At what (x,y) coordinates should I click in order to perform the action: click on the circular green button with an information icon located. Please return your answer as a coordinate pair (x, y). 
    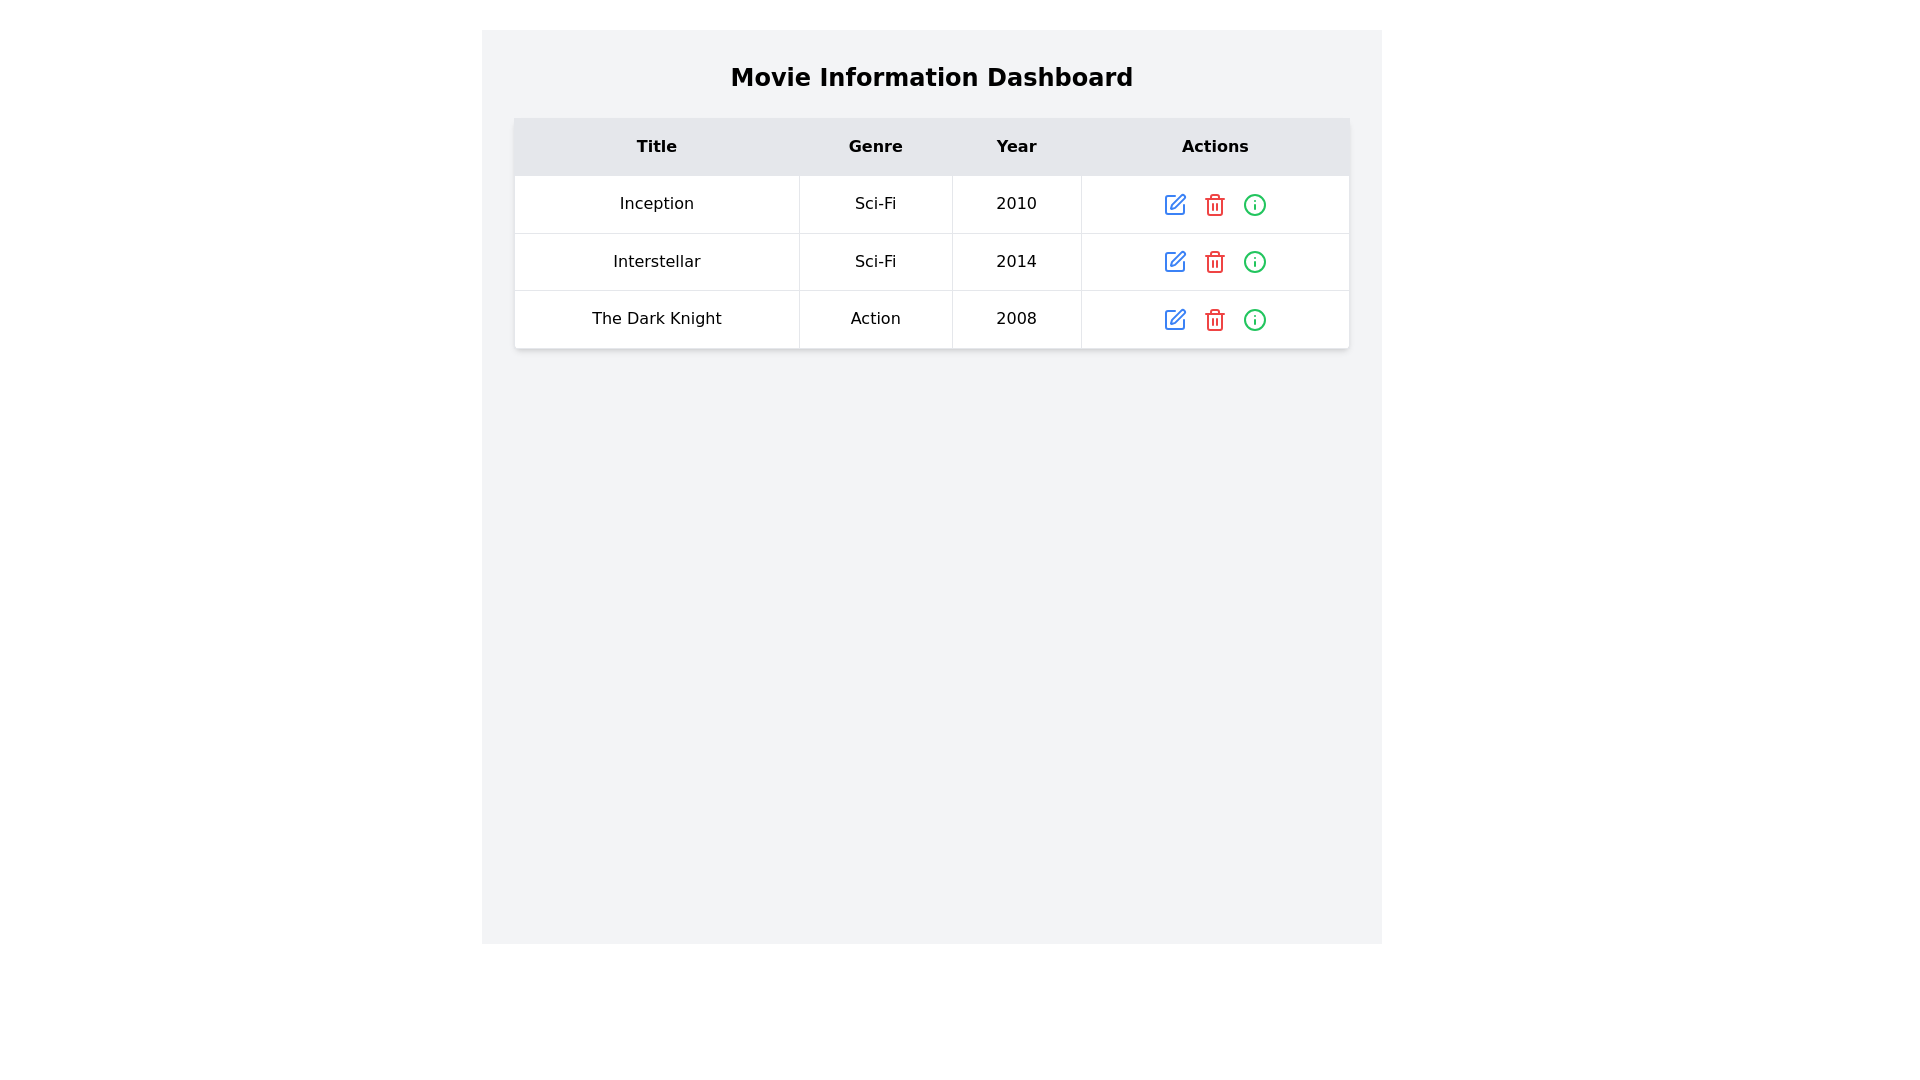
    Looking at the image, I should click on (1254, 204).